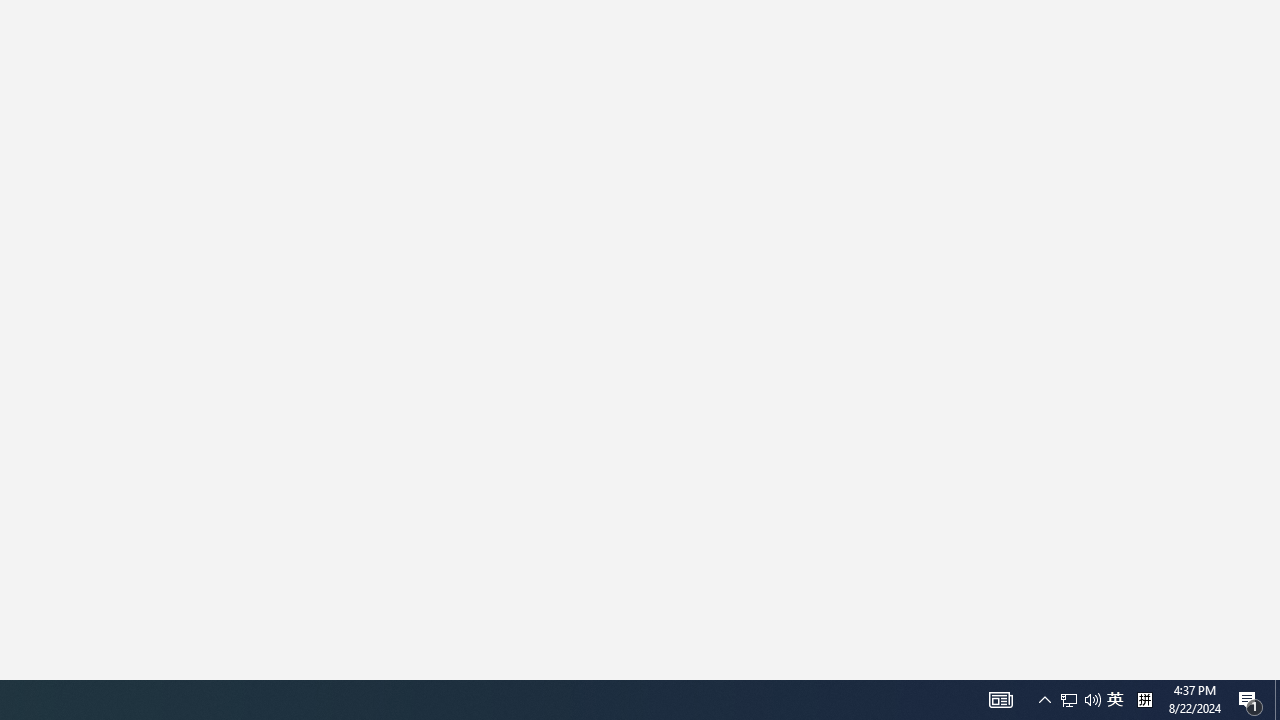 This screenshot has height=720, width=1280. I want to click on 'Notification Chevron', so click(1044, 698).